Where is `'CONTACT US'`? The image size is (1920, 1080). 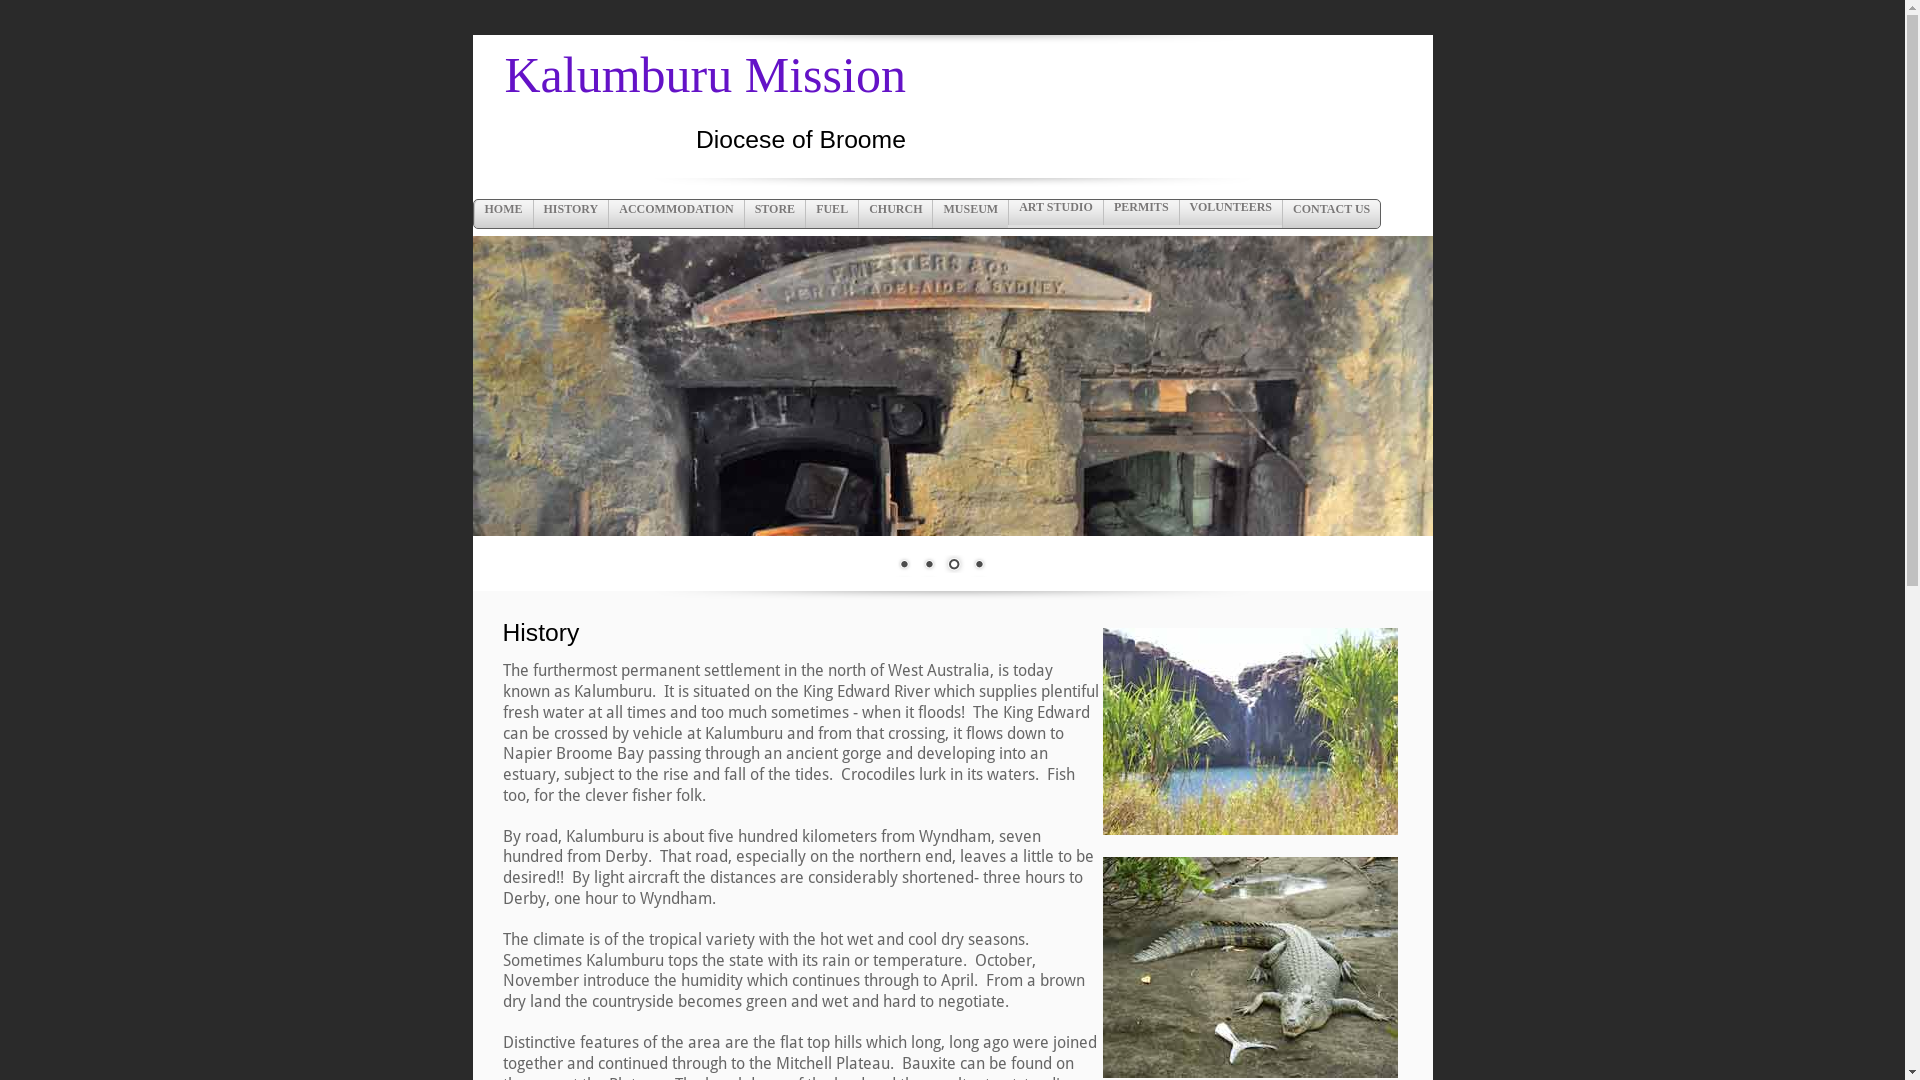
'CONTACT US' is located at coordinates (1330, 213).